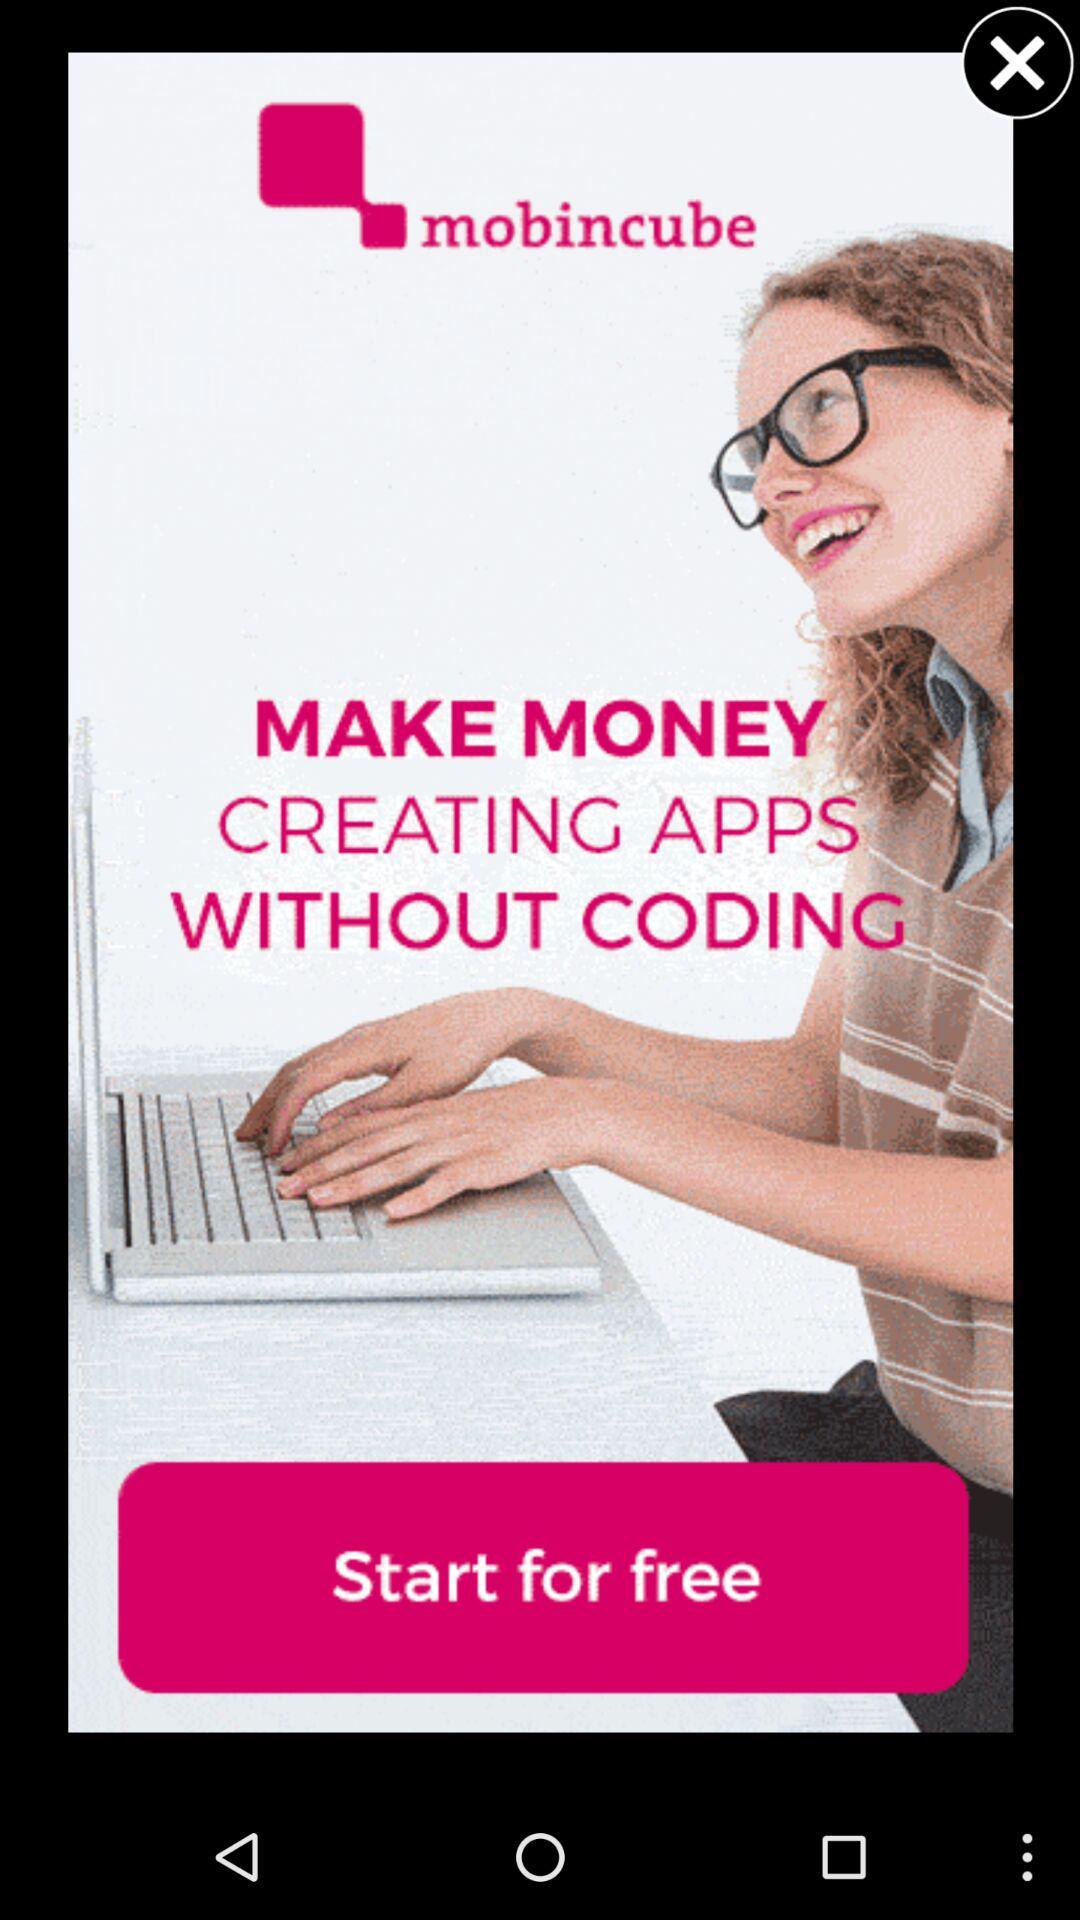  I want to click on page, so click(1017, 62).